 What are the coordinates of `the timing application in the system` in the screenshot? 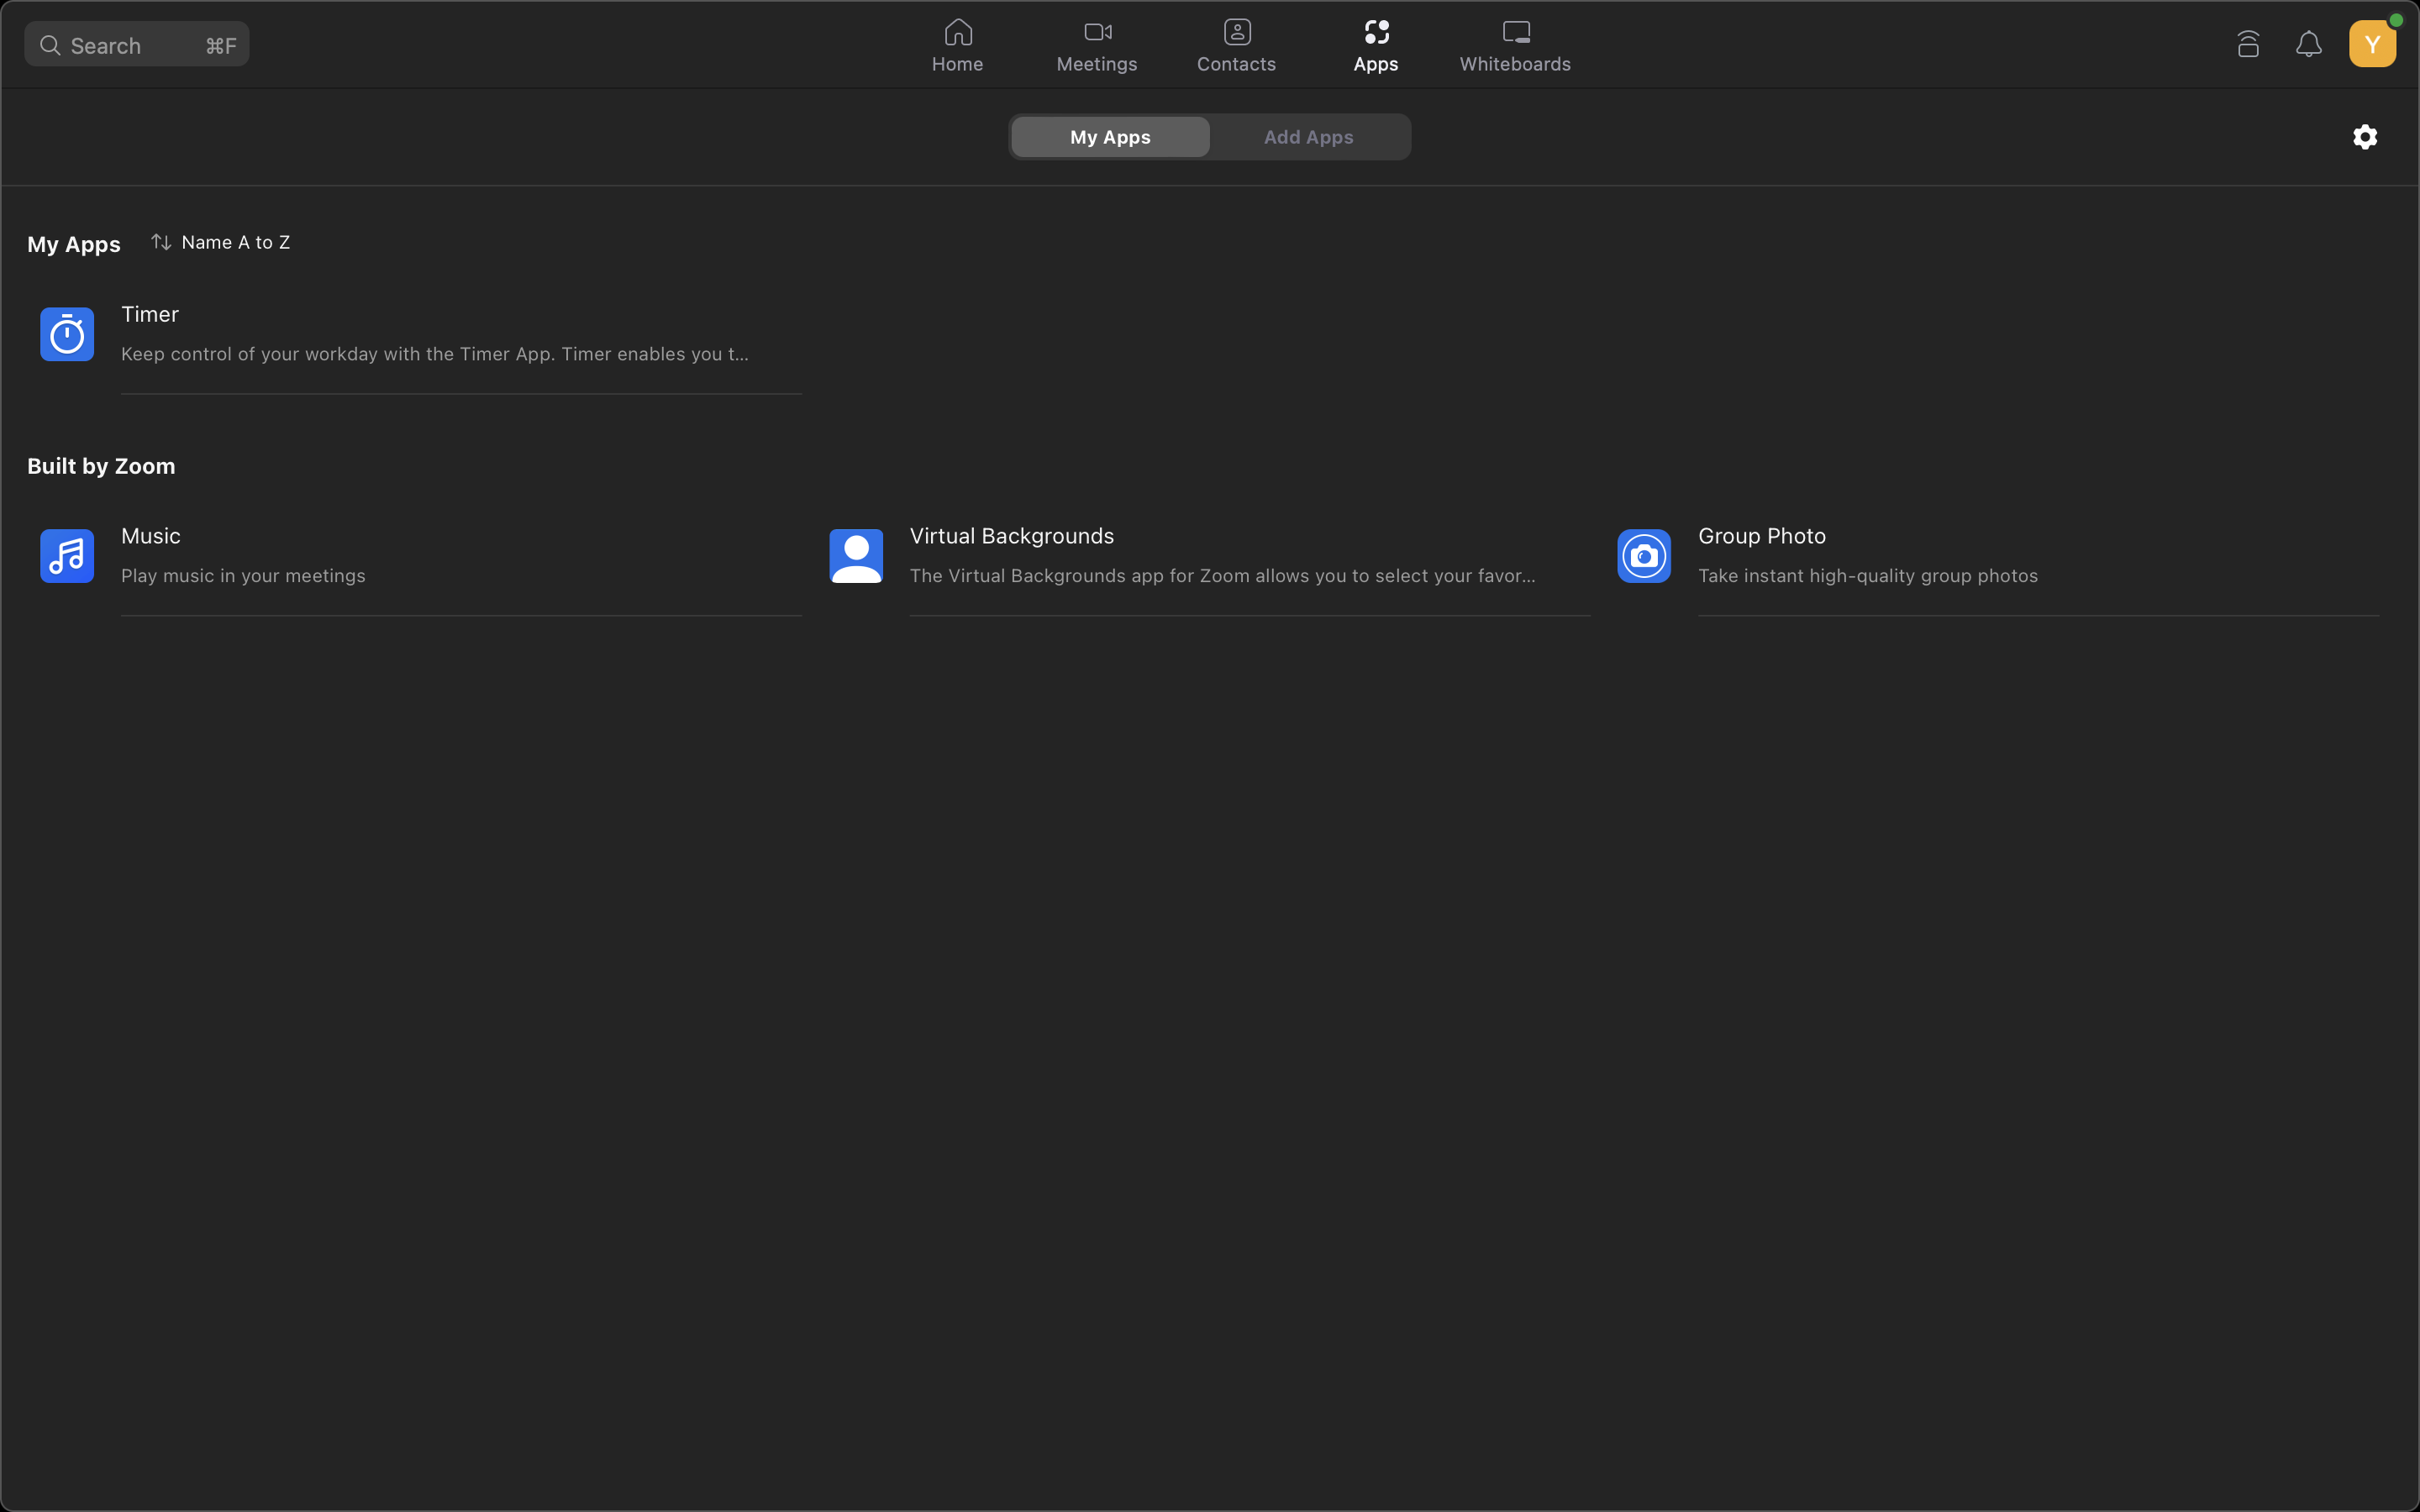 It's located at (390, 333).